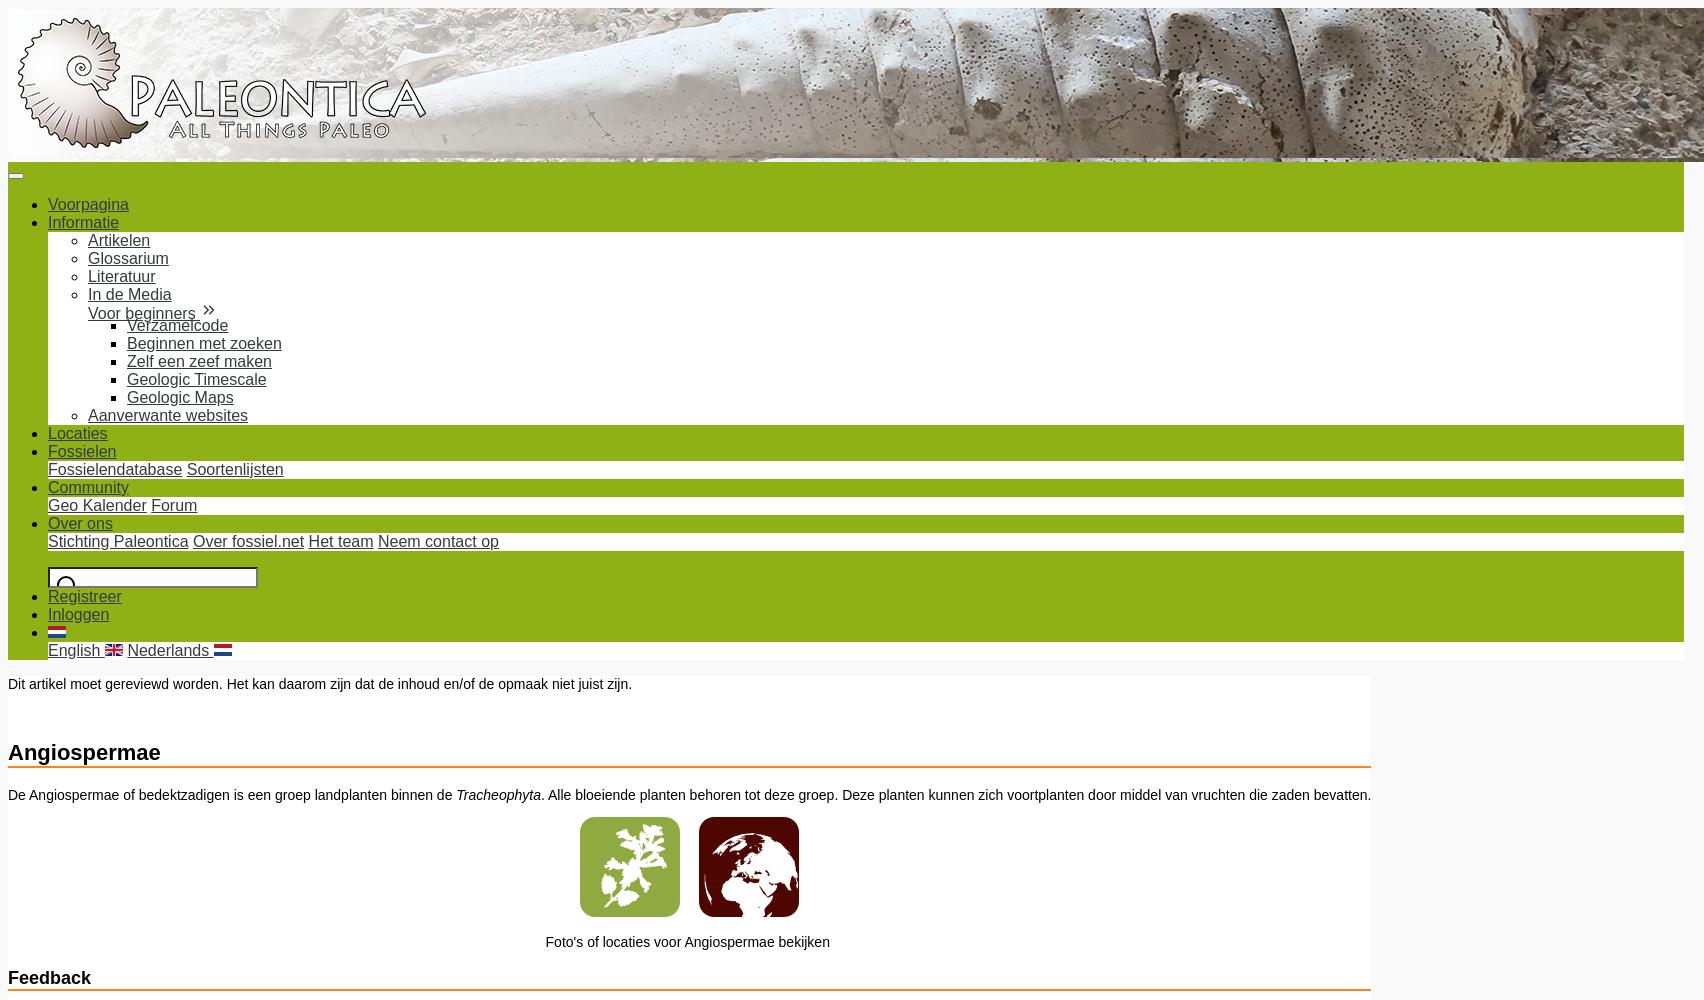  What do you see at coordinates (87, 486) in the screenshot?
I see `'Community'` at bounding box center [87, 486].